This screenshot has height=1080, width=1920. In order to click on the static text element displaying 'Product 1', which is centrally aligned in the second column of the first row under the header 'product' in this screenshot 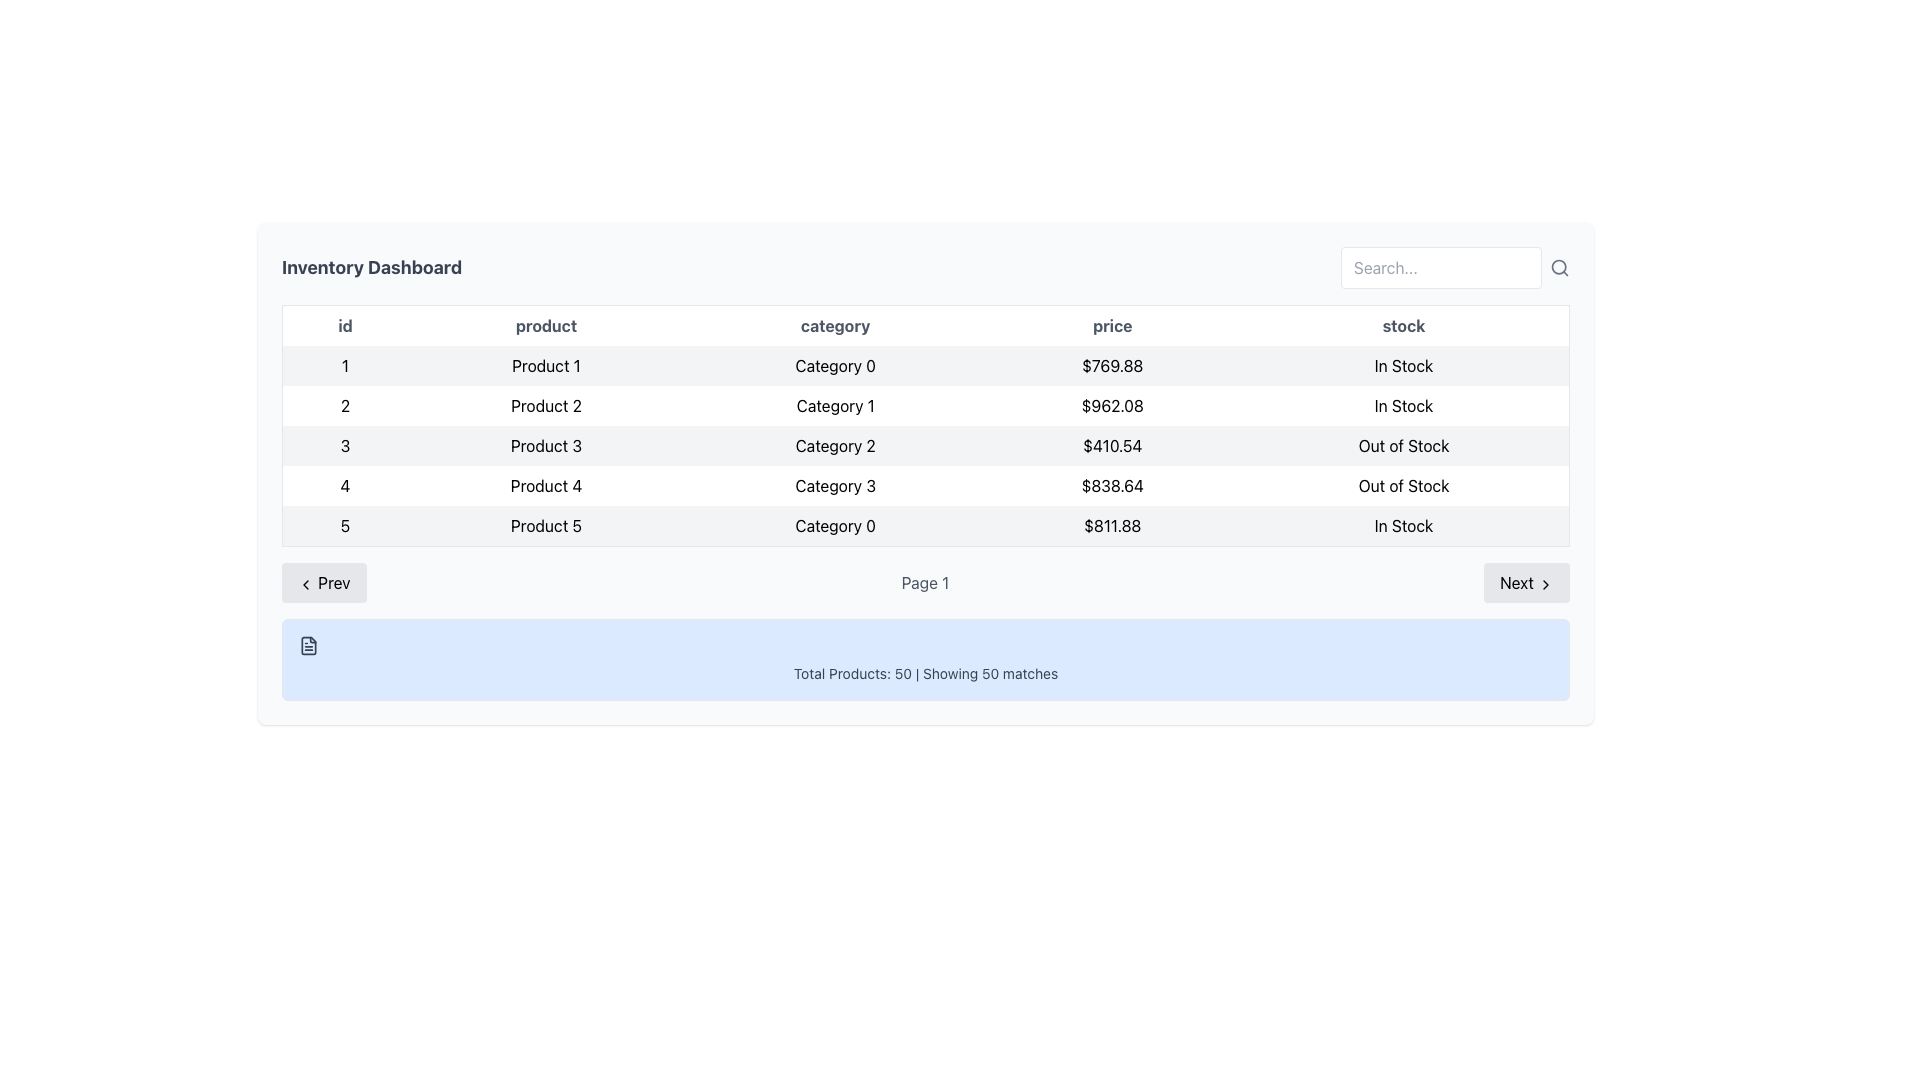, I will do `click(546, 366)`.